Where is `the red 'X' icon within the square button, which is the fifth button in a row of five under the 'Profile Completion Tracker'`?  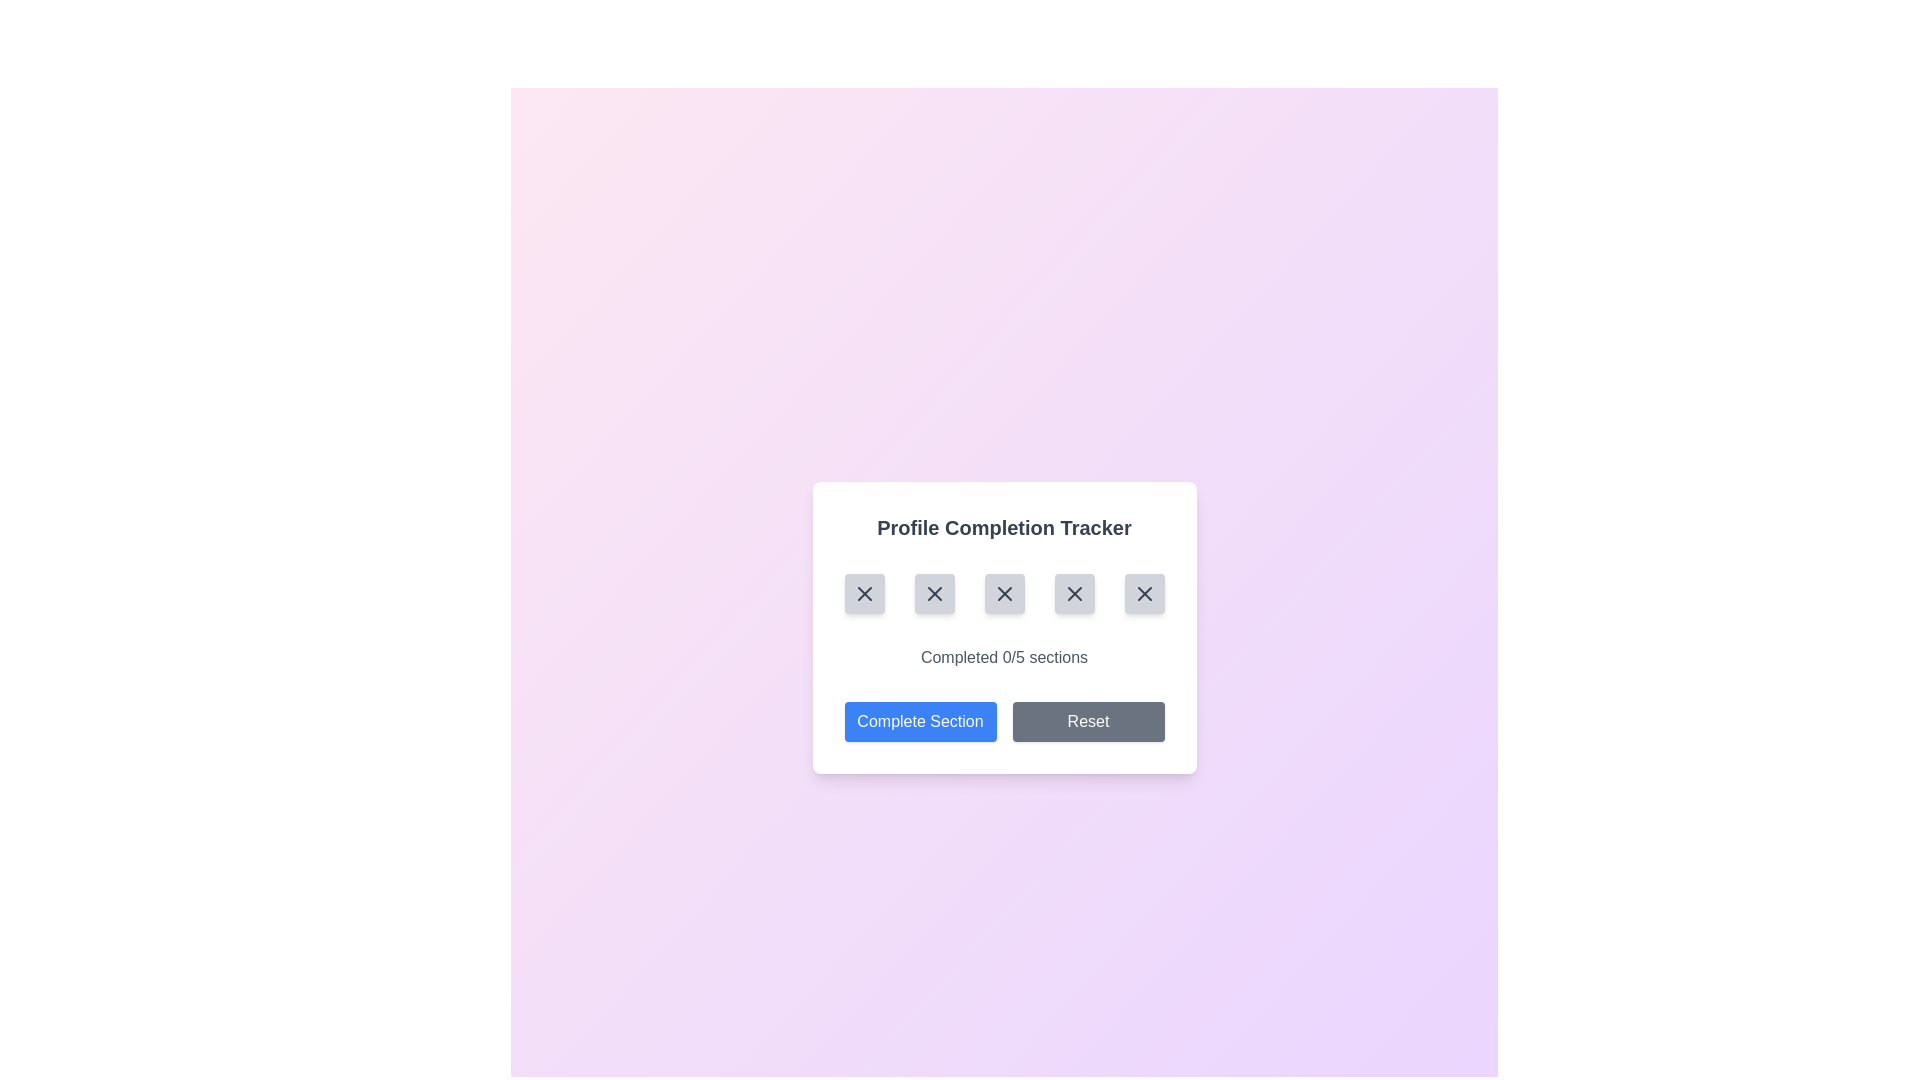
the red 'X' icon within the square button, which is the fifth button in a row of five under the 'Profile Completion Tracker' is located at coordinates (1144, 593).